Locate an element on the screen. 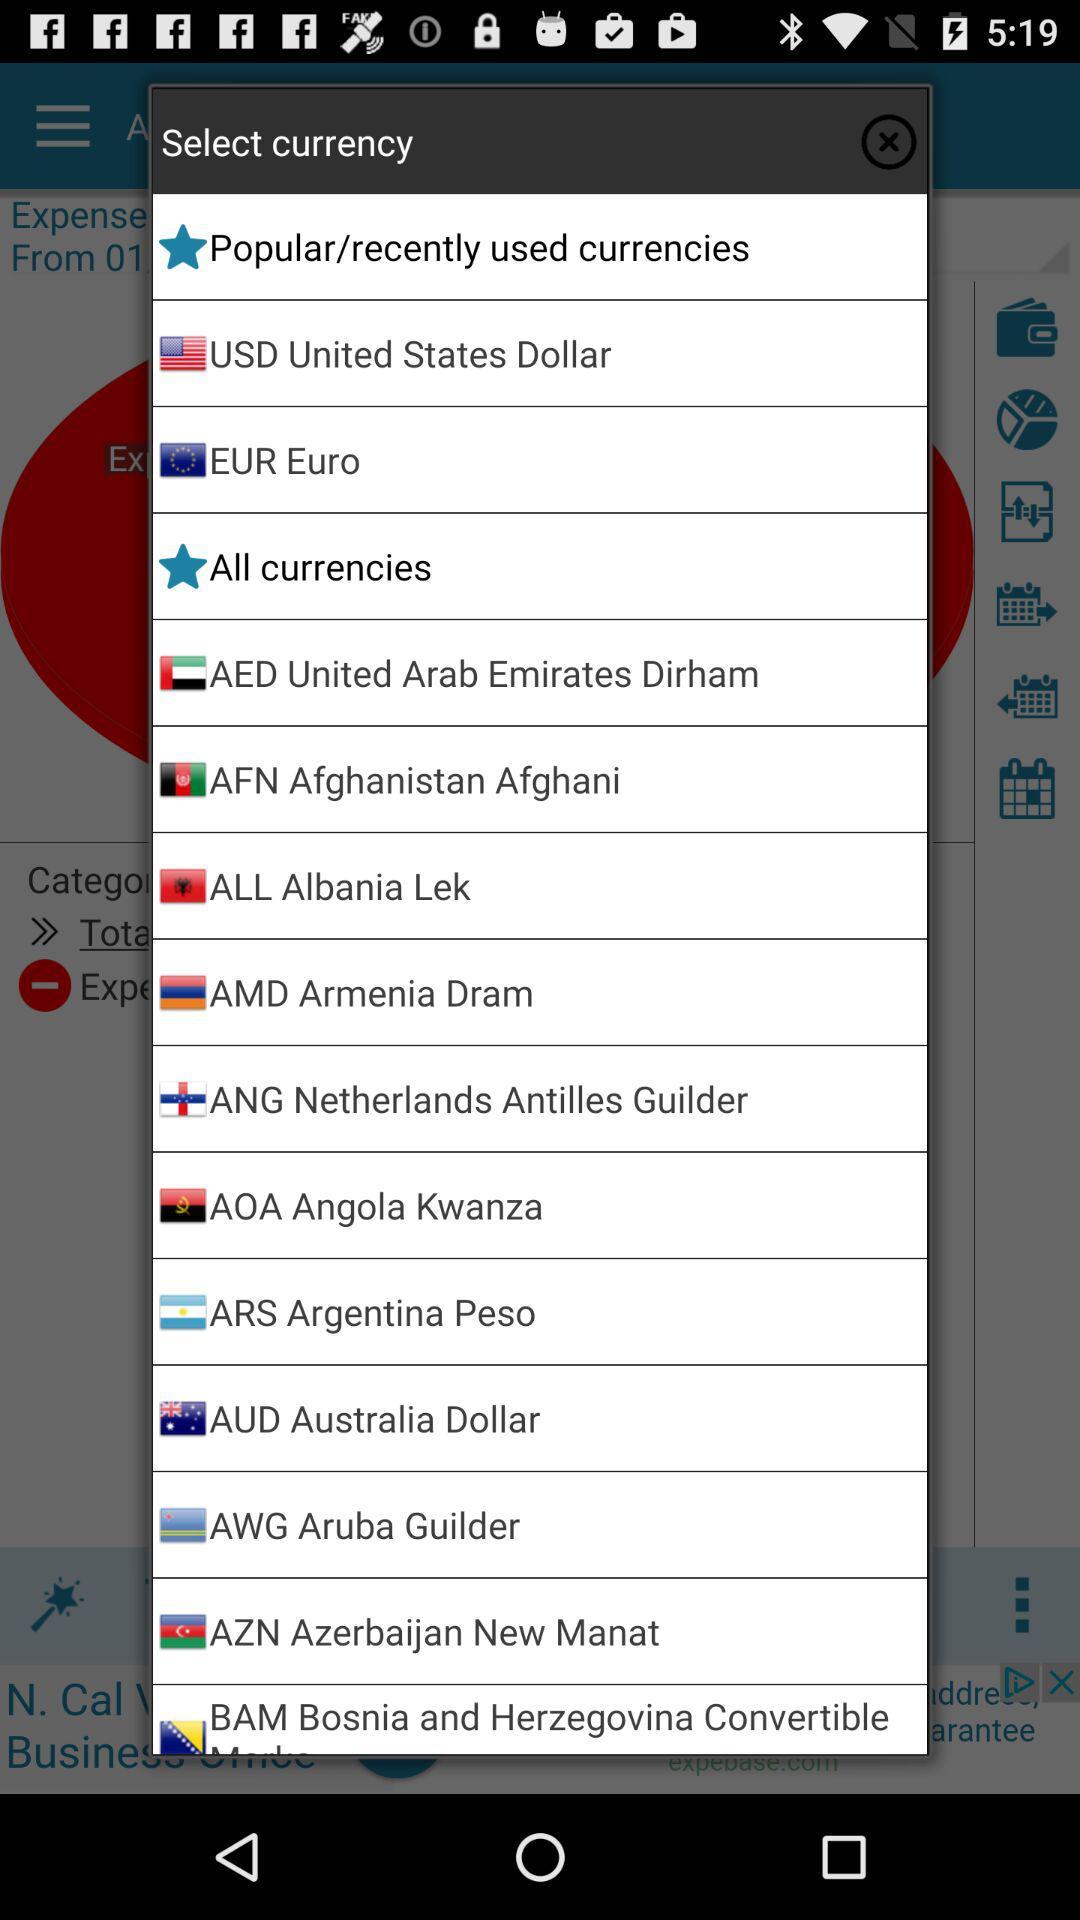  the item above awg aruba guilder app is located at coordinates (564, 1417).